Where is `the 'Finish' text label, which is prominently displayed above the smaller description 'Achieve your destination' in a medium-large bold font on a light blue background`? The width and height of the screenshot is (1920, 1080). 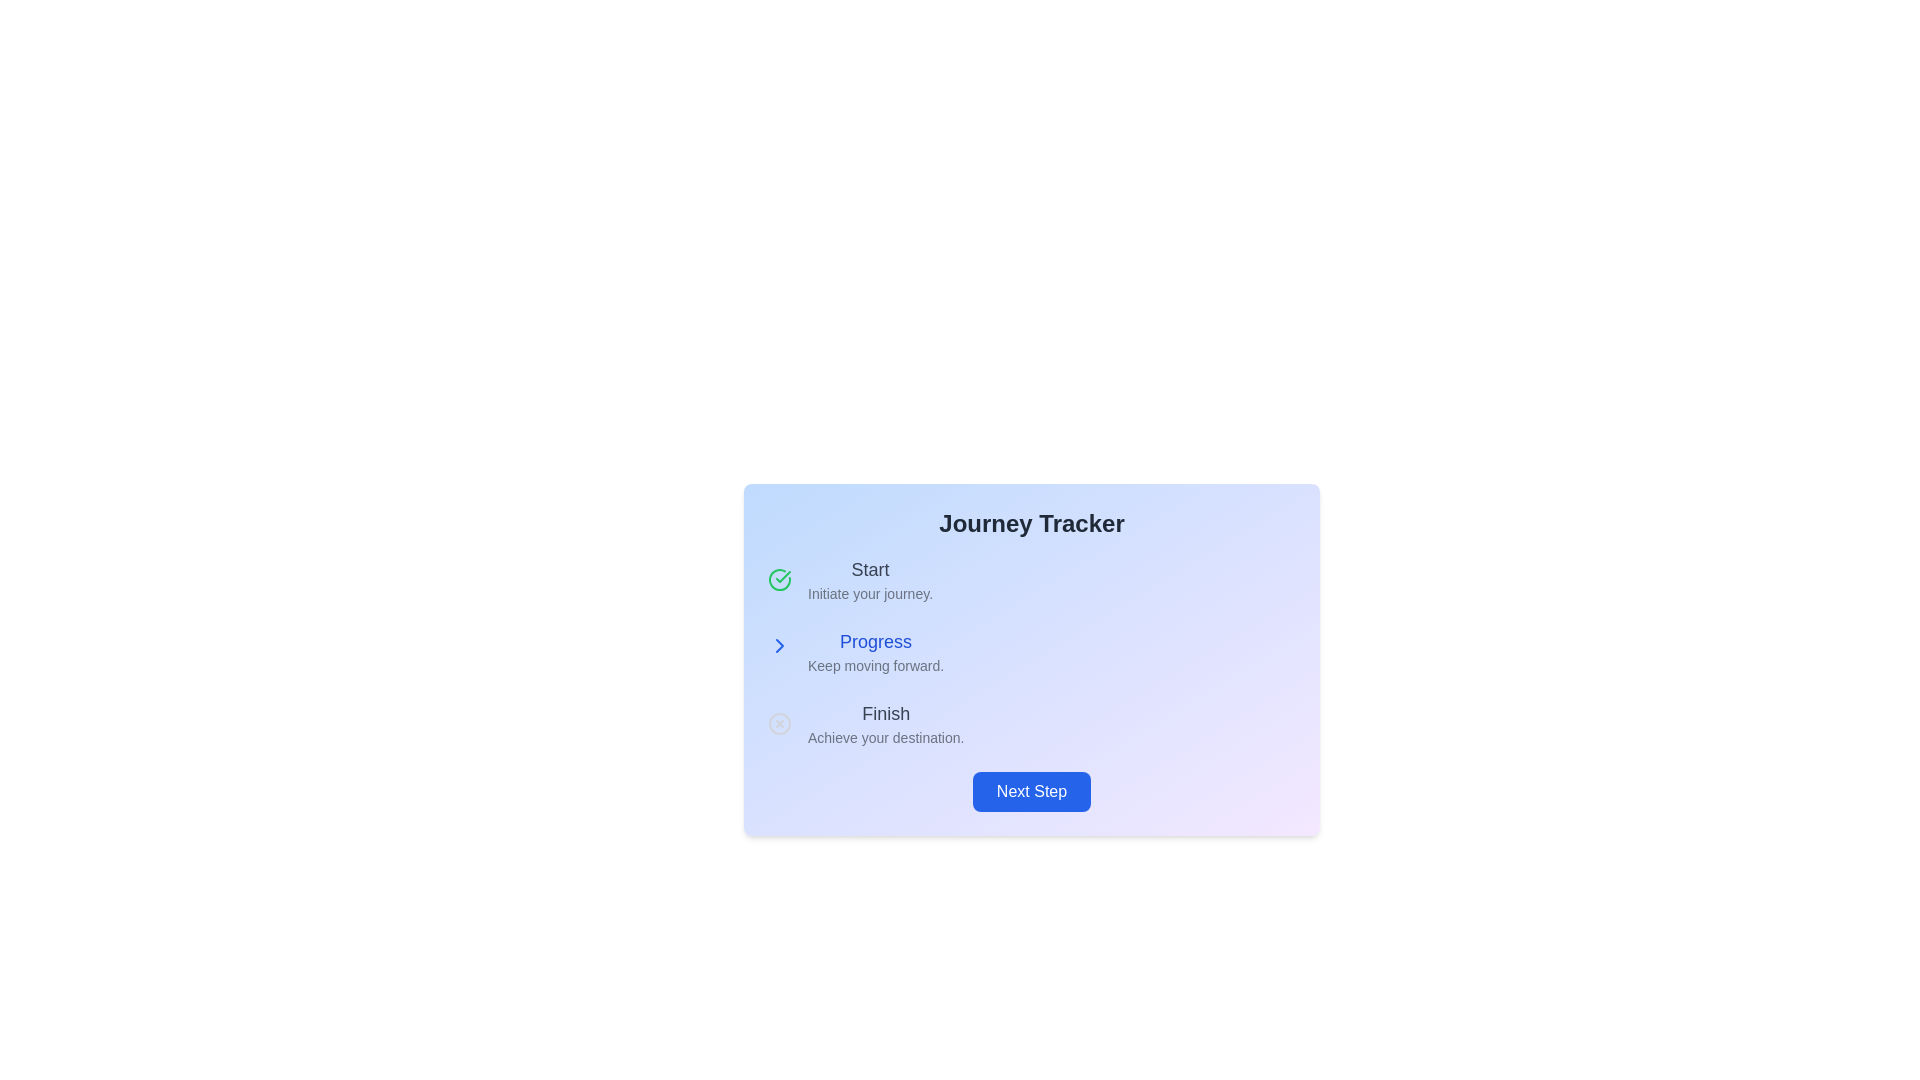
the 'Finish' text label, which is prominently displayed above the smaller description 'Achieve your destination' in a medium-large bold font on a light blue background is located at coordinates (885, 712).